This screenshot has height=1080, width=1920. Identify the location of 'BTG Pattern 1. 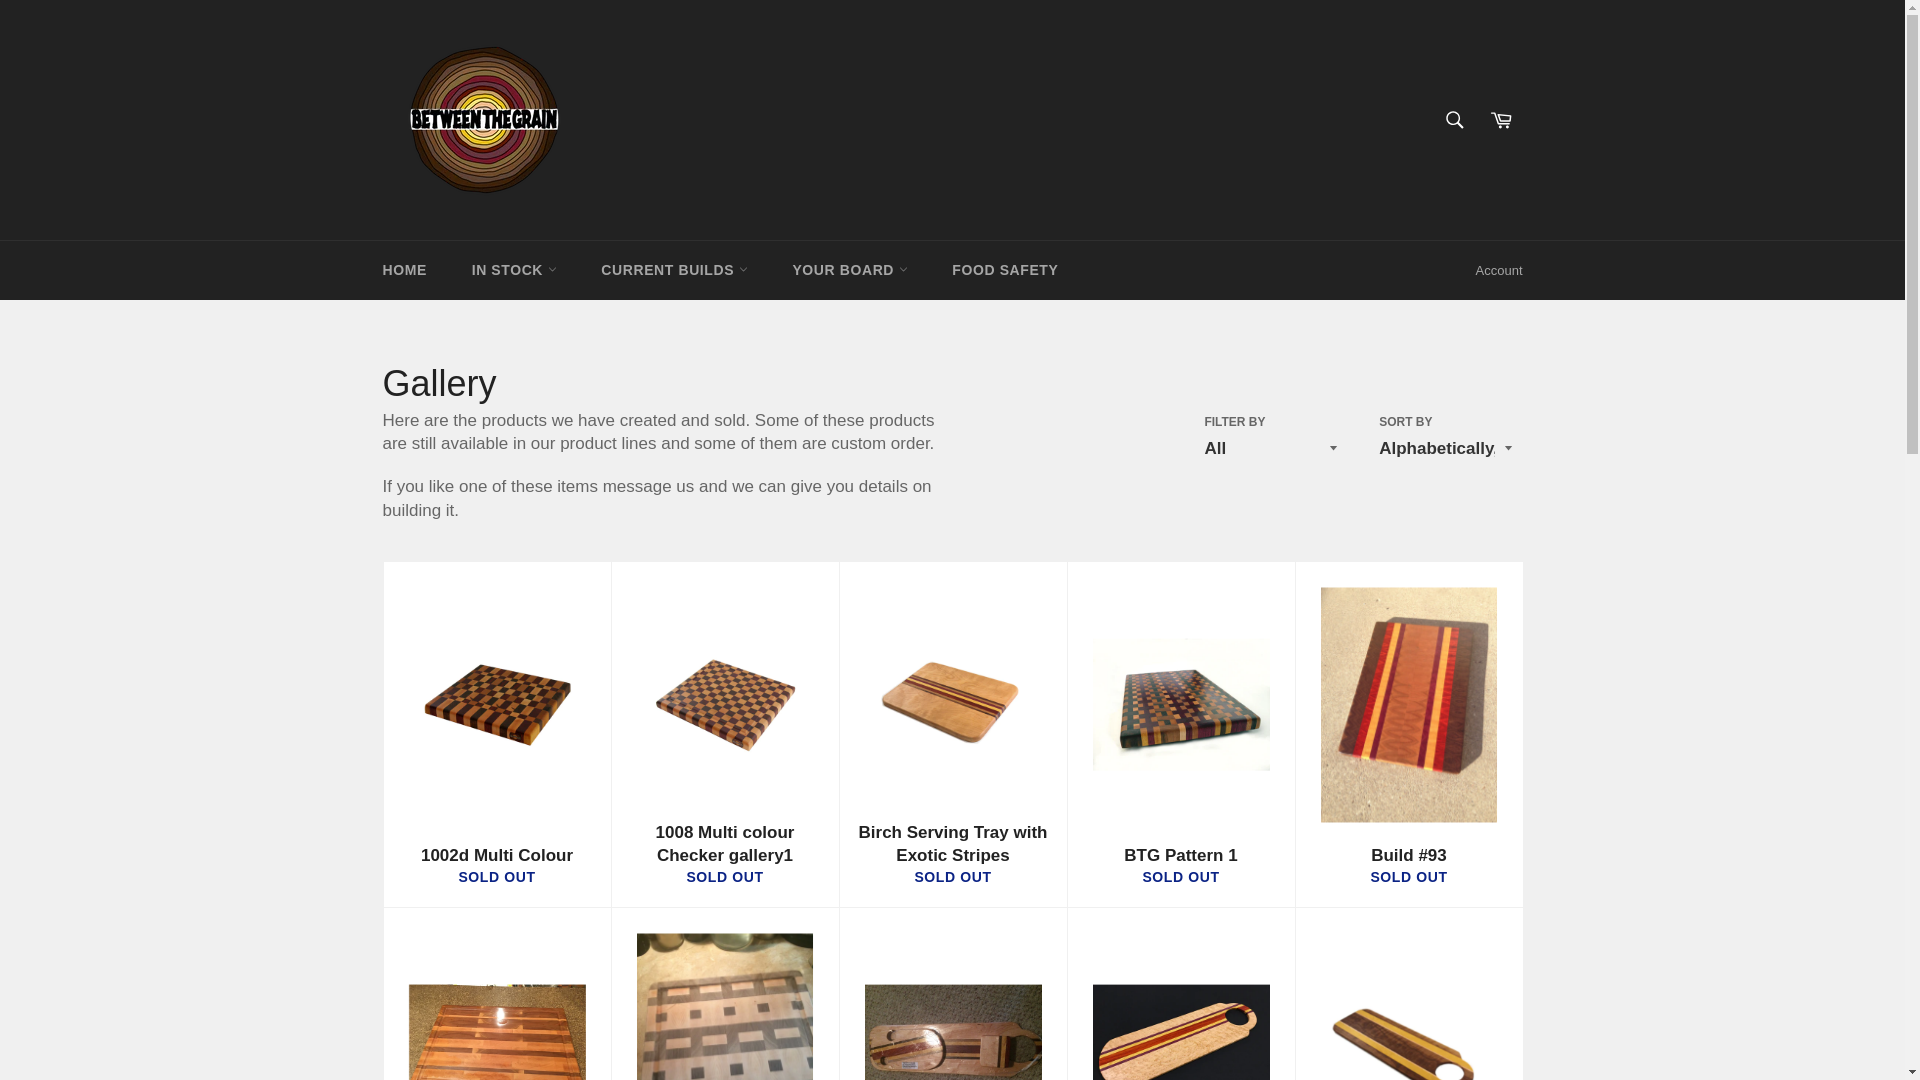
(1180, 735).